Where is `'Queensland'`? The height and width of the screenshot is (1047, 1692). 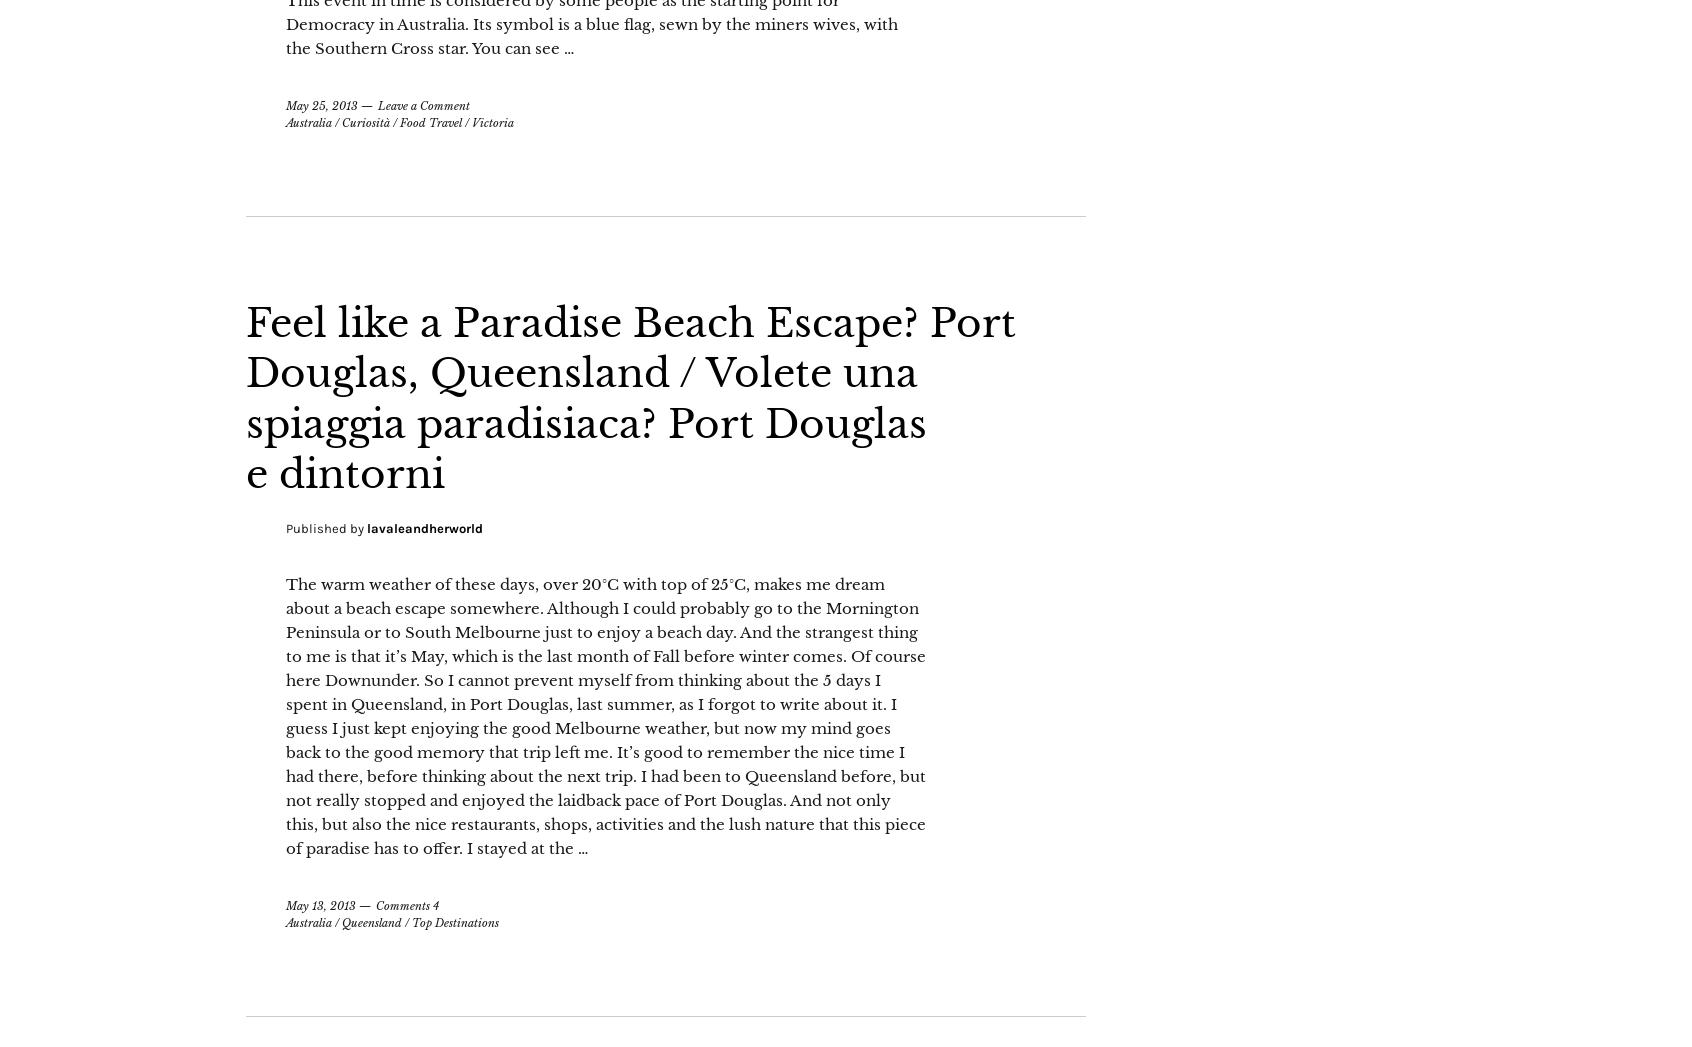
'Queensland' is located at coordinates (340, 971).